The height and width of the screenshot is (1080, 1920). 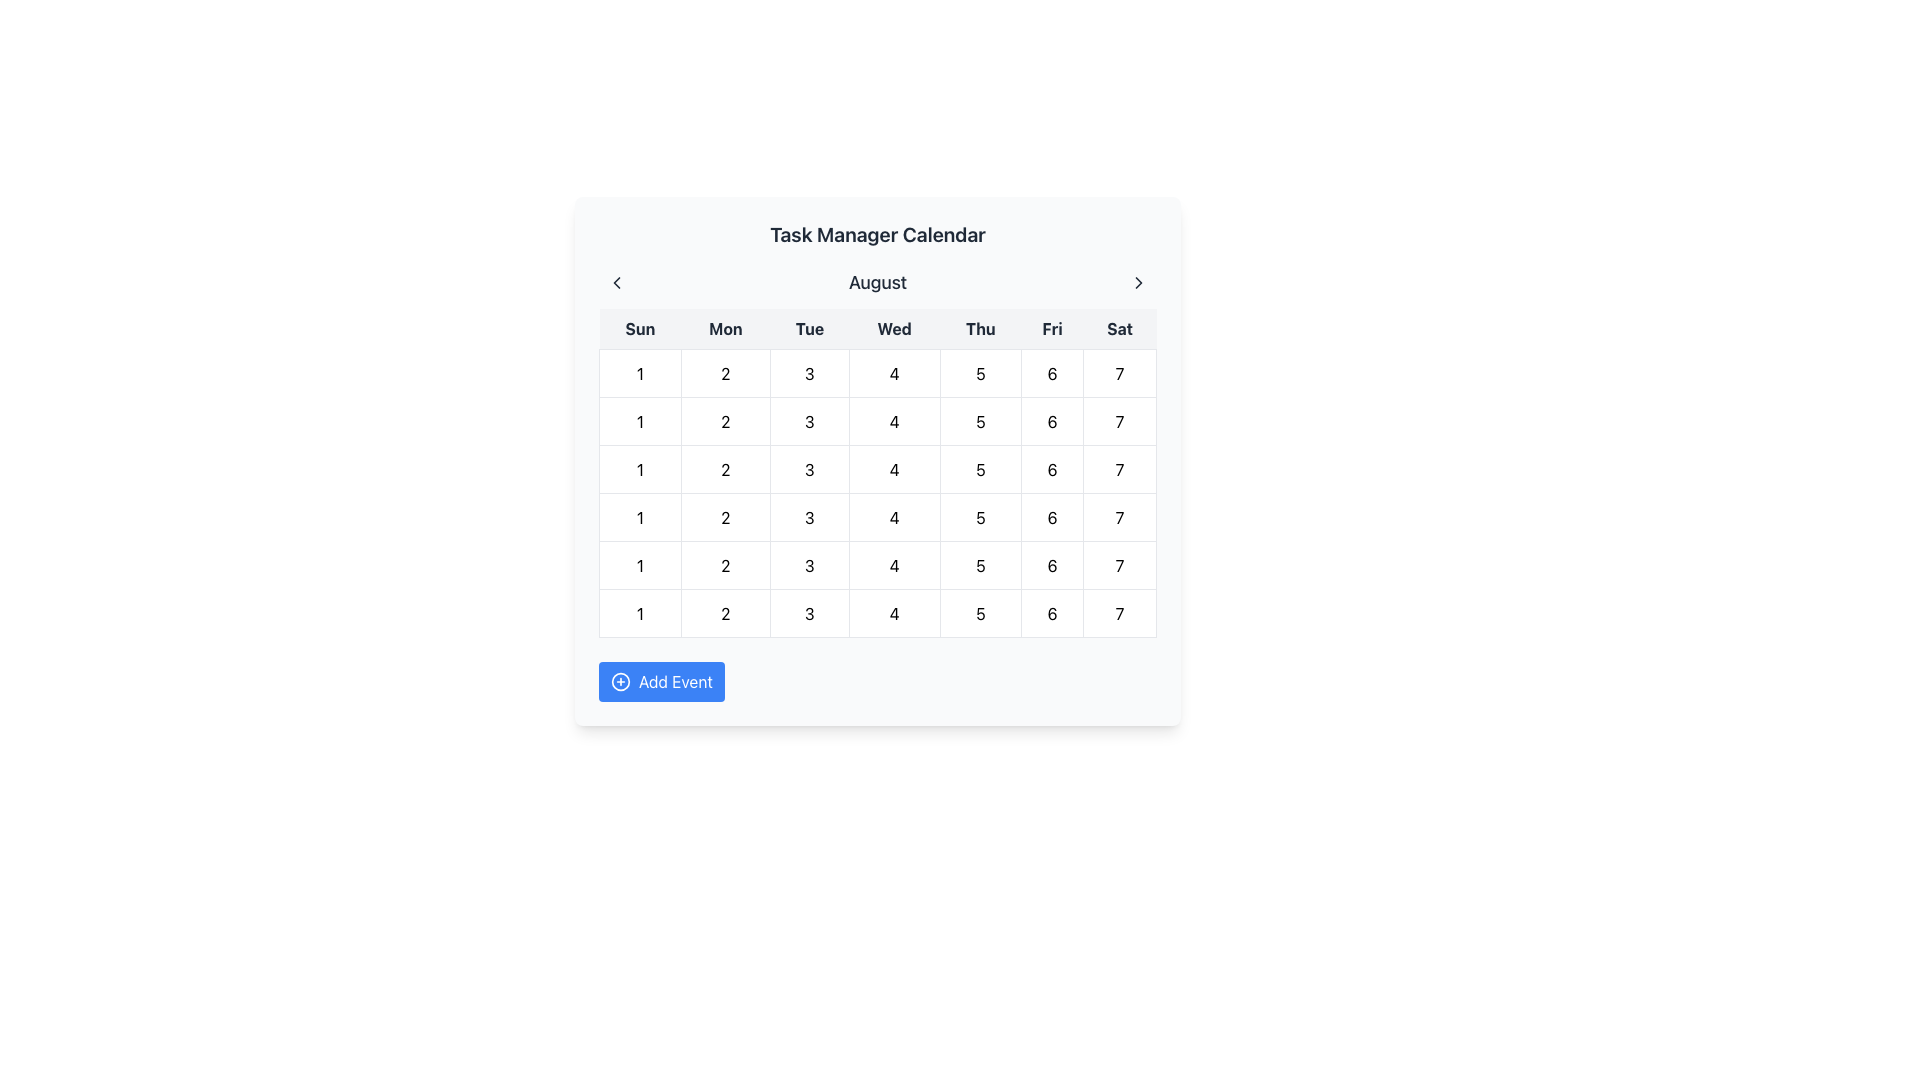 I want to click on the Calendar Date Cell displaying the numeral '6', so click(x=1051, y=373).